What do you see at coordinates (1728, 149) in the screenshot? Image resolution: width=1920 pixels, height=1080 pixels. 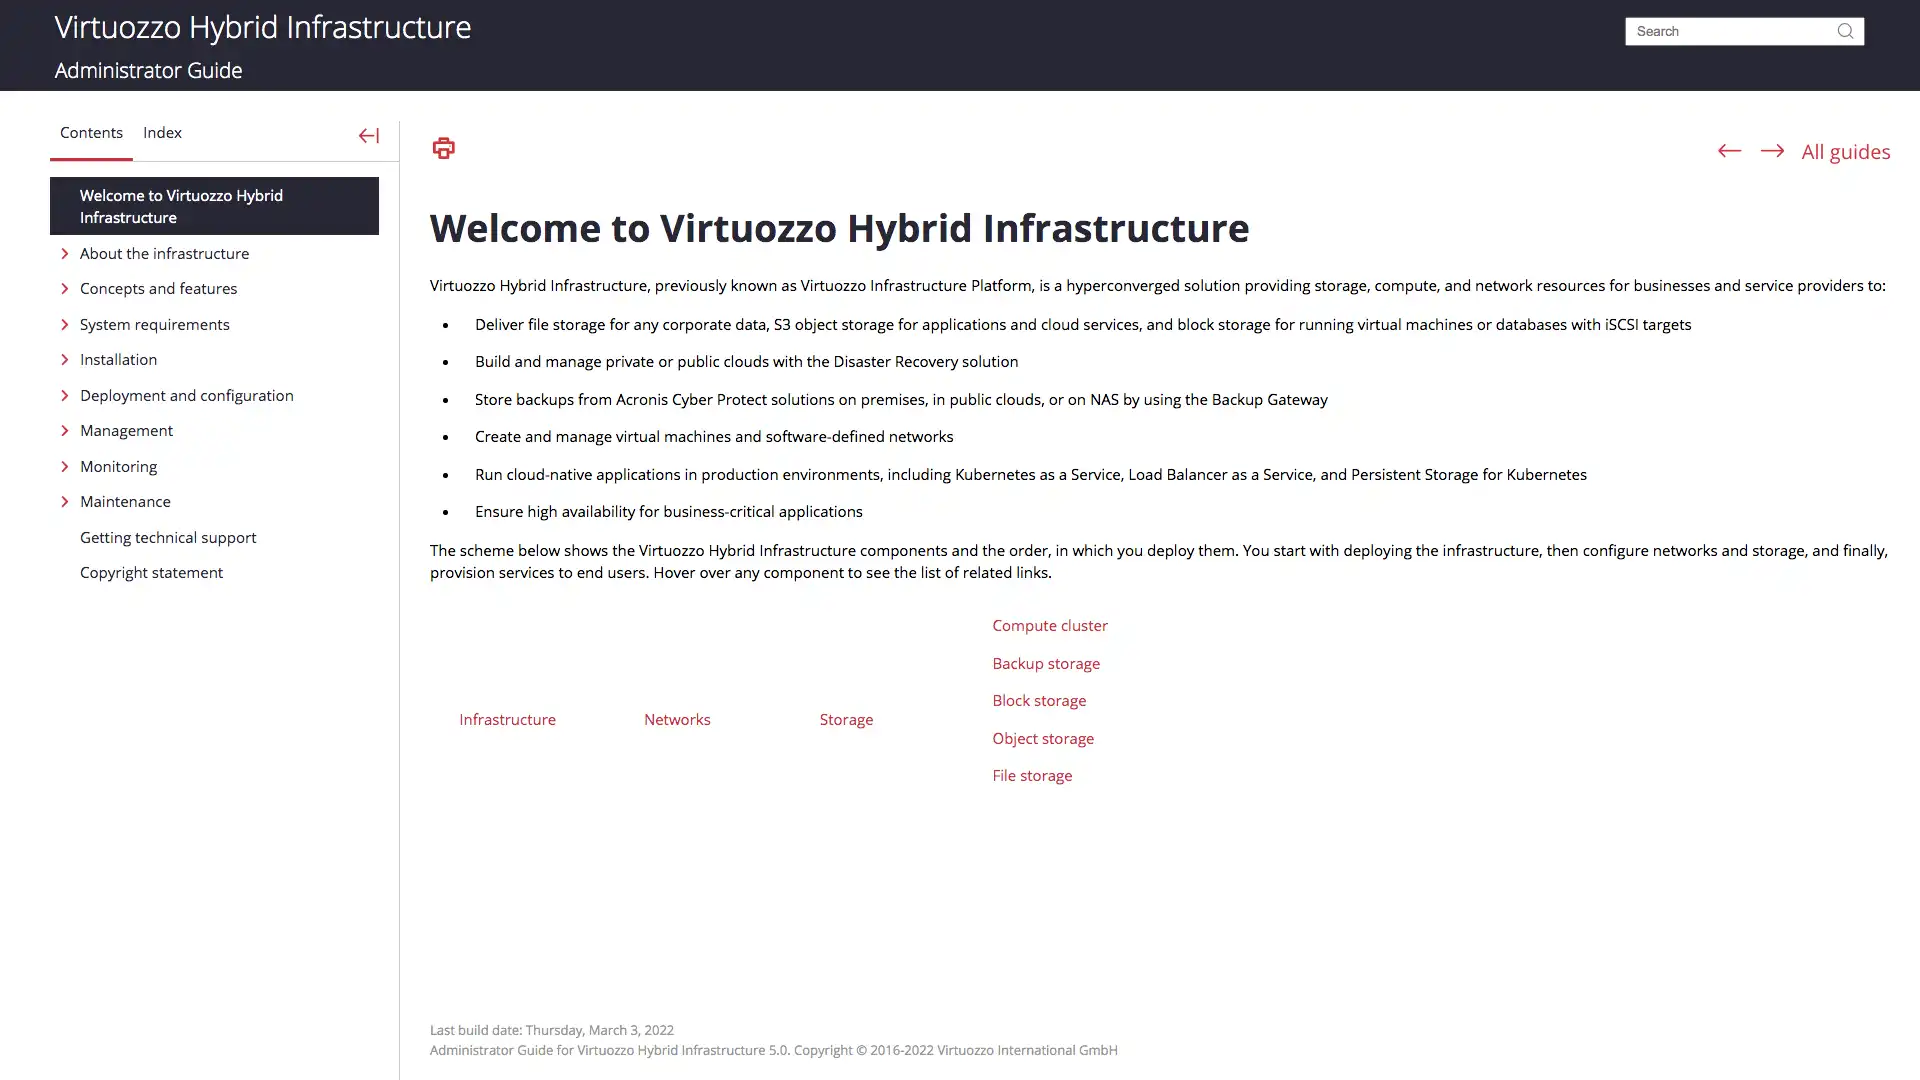 I see `Navigate previous` at bounding box center [1728, 149].